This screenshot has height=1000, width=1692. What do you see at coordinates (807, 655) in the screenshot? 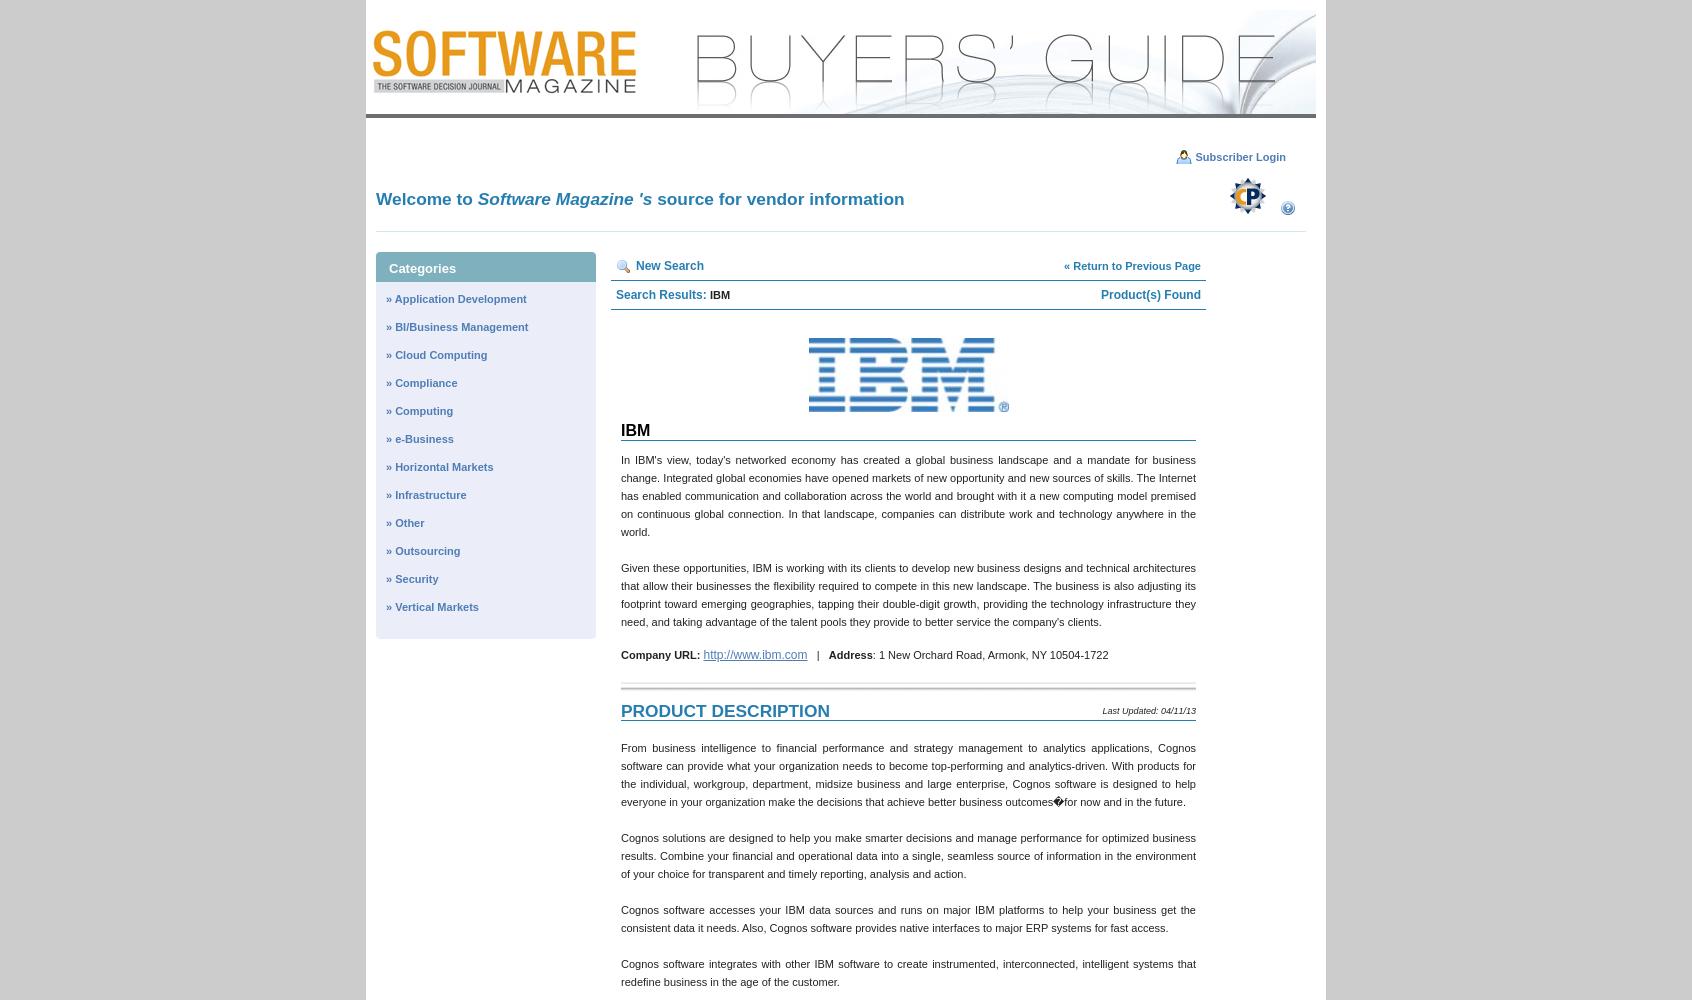
I see `'|'` at bounding box center [807, 655].